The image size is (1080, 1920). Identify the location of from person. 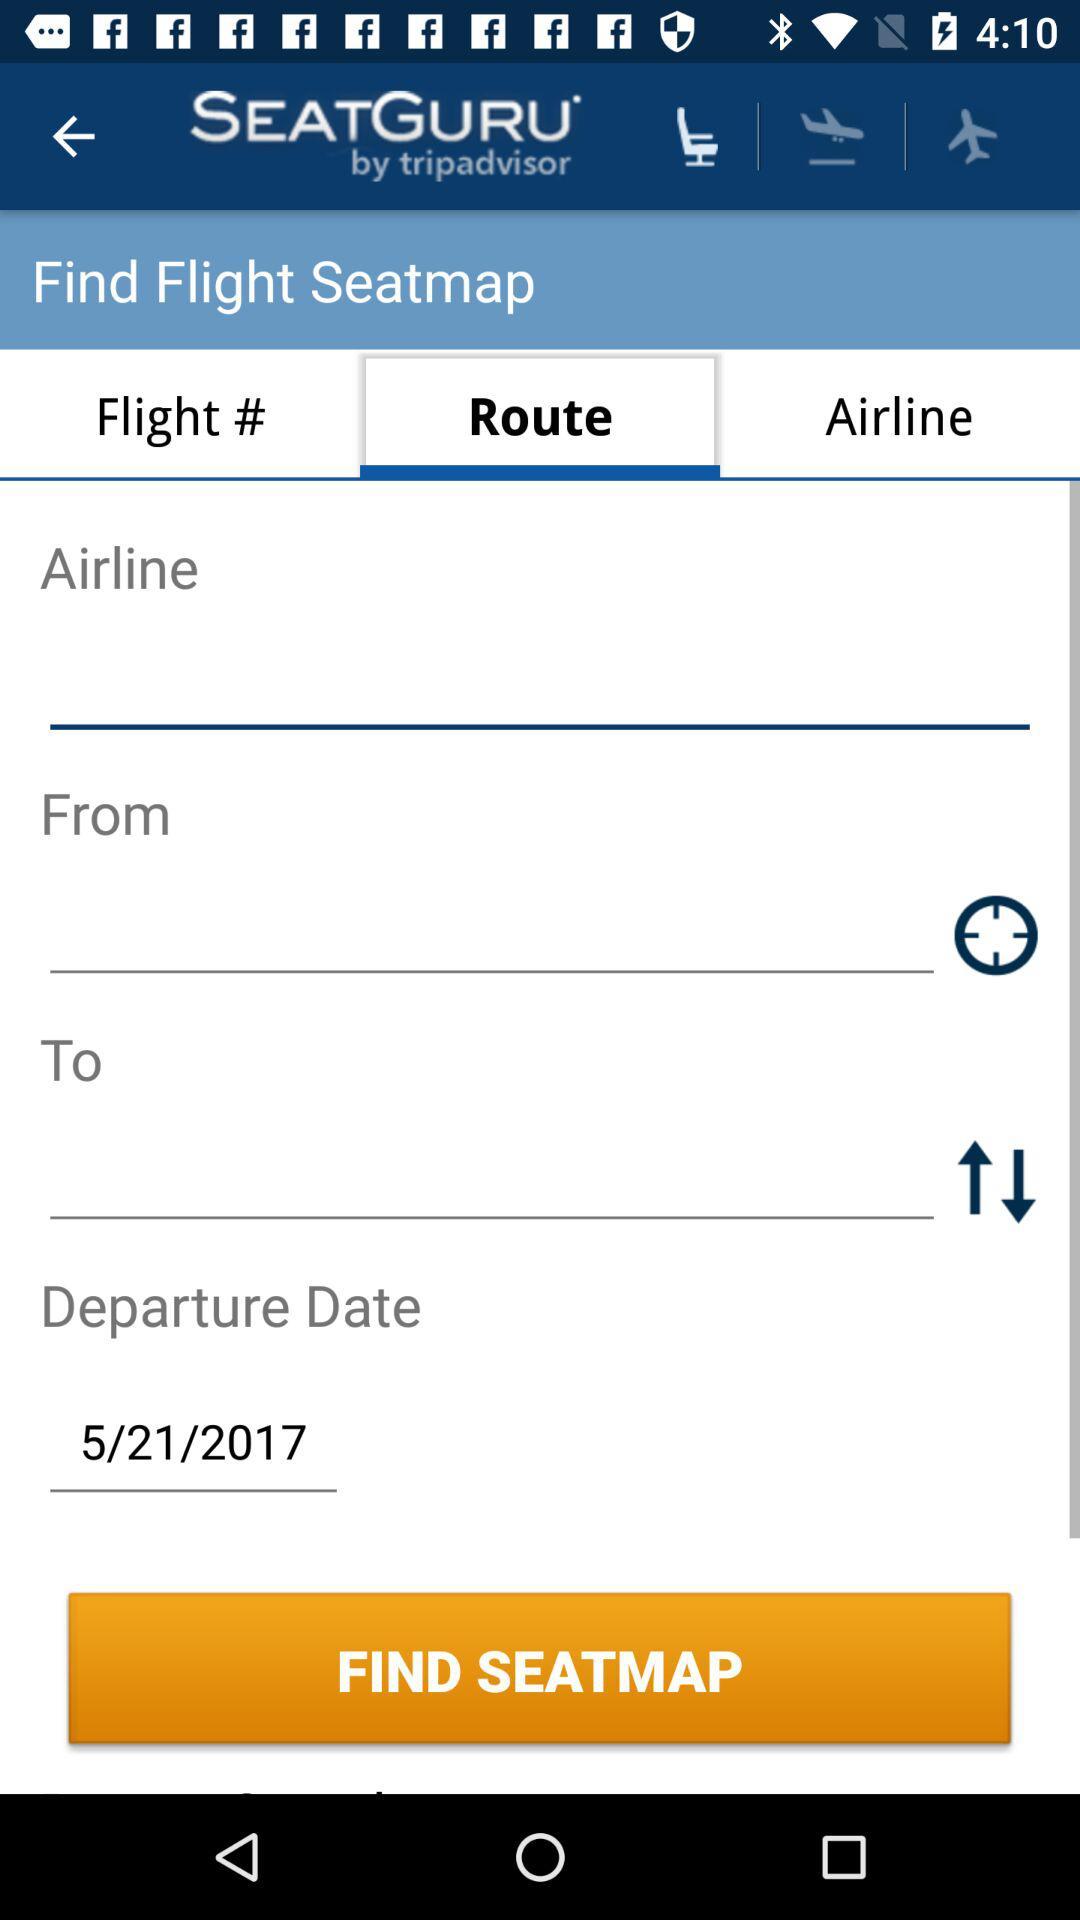
(492, 934).